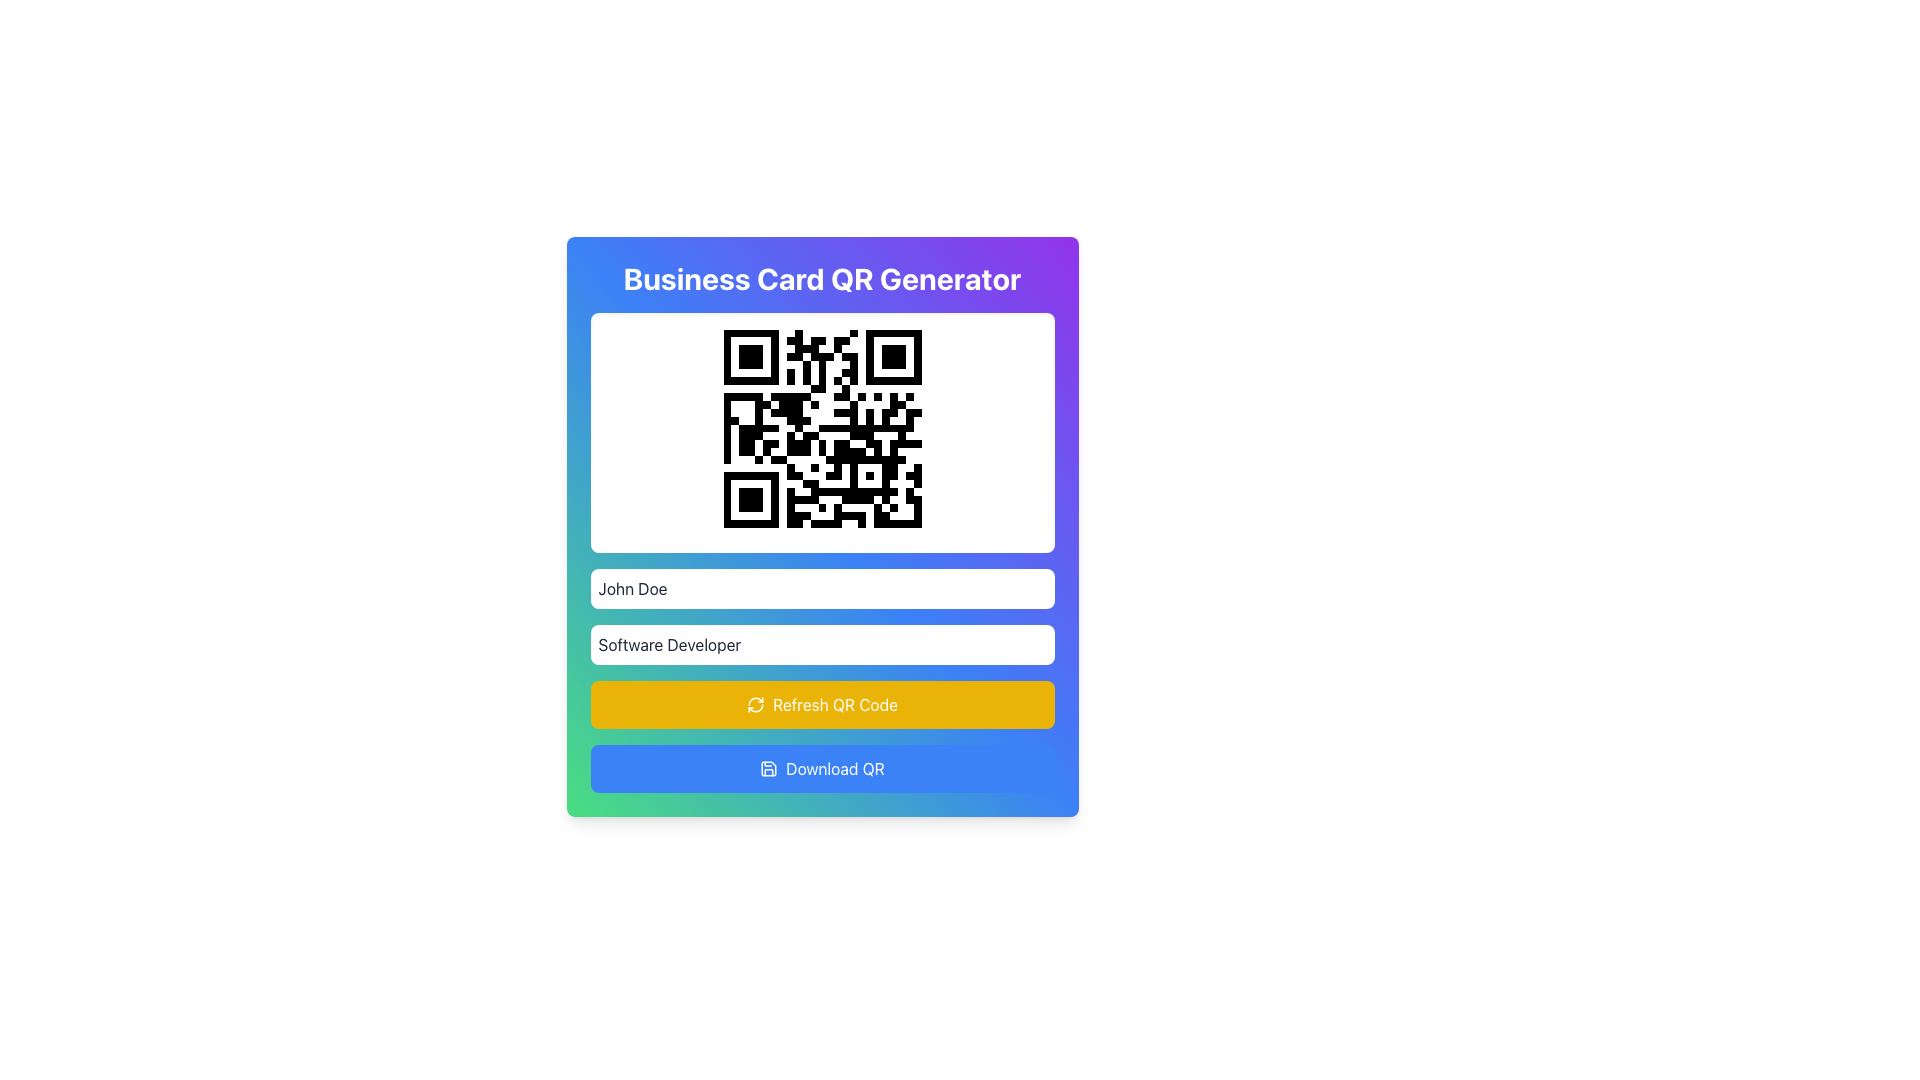  I want to click on the 'Download QR' icon located to the left of the text within the blue rectangular download button, so click(768, 767).